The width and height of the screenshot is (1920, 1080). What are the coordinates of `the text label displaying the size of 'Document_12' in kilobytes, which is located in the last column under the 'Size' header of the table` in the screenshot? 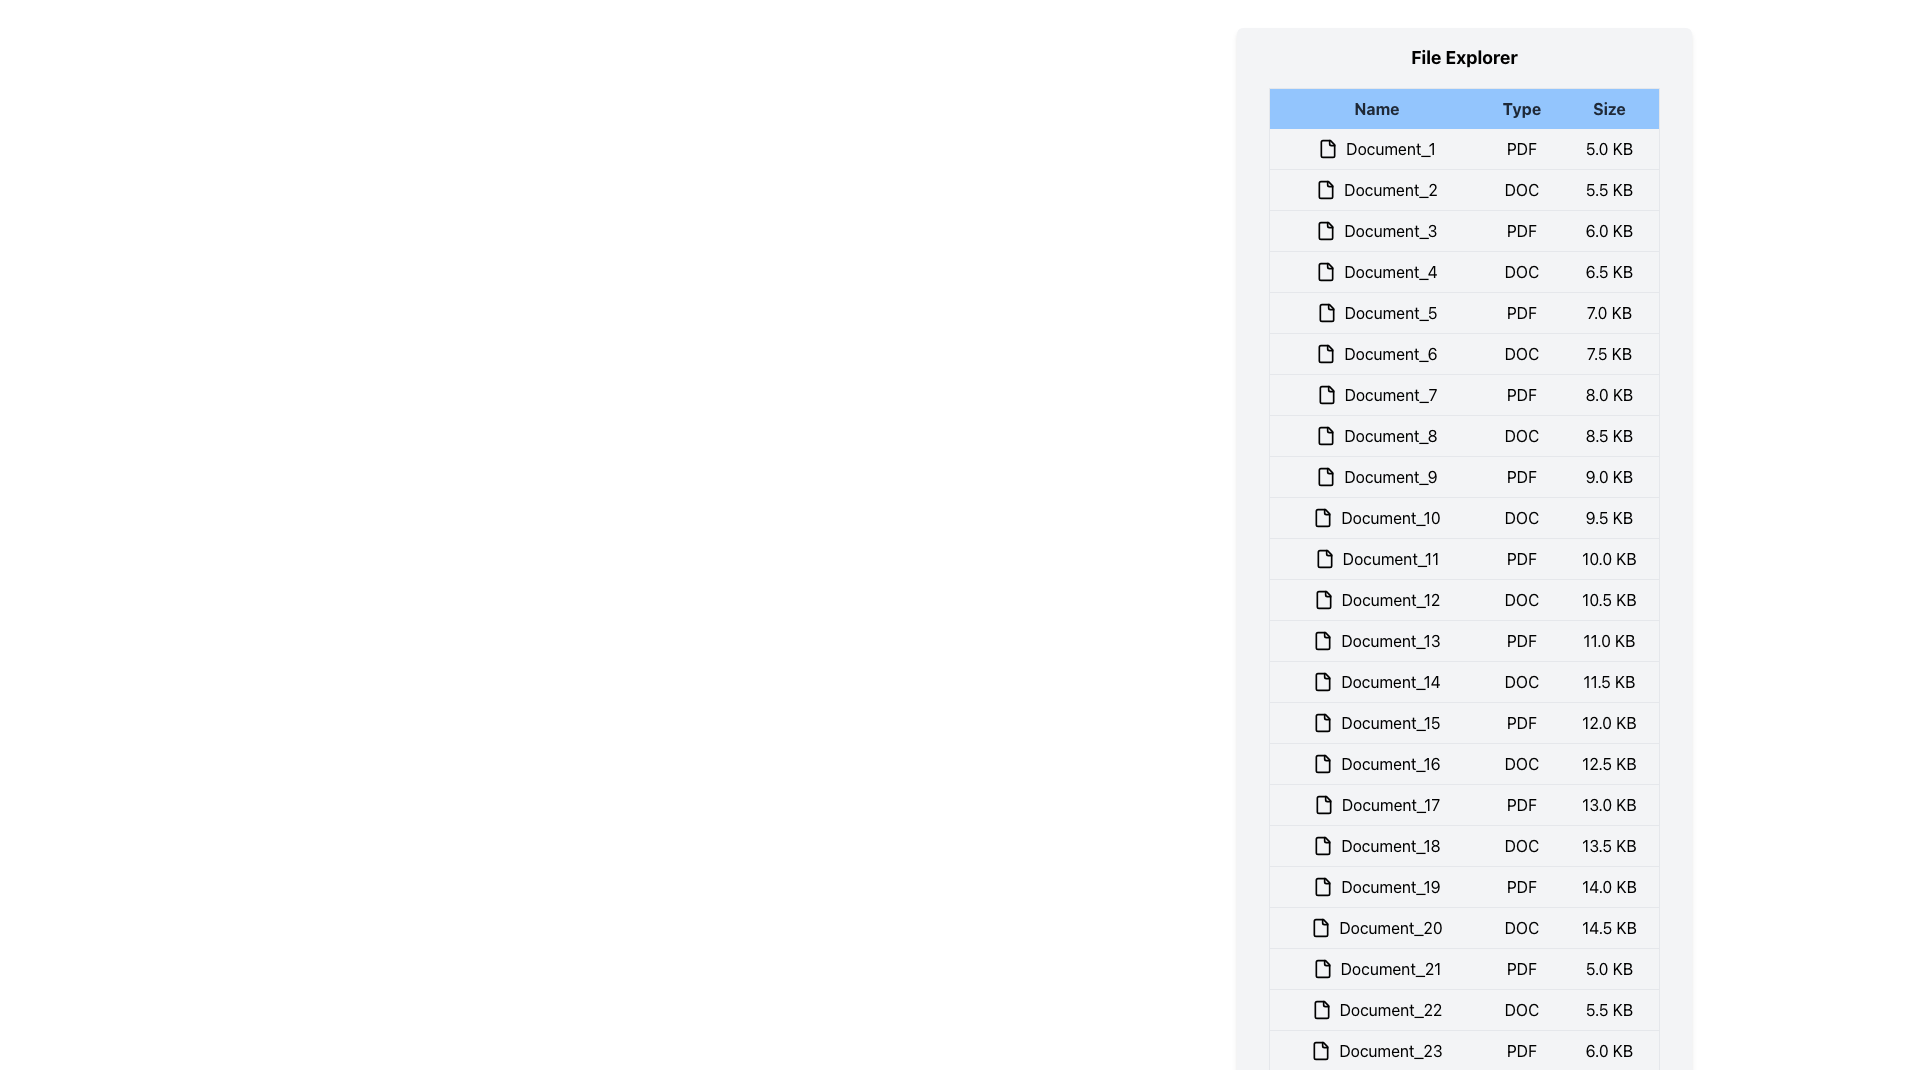 It's located at (1609, 599).